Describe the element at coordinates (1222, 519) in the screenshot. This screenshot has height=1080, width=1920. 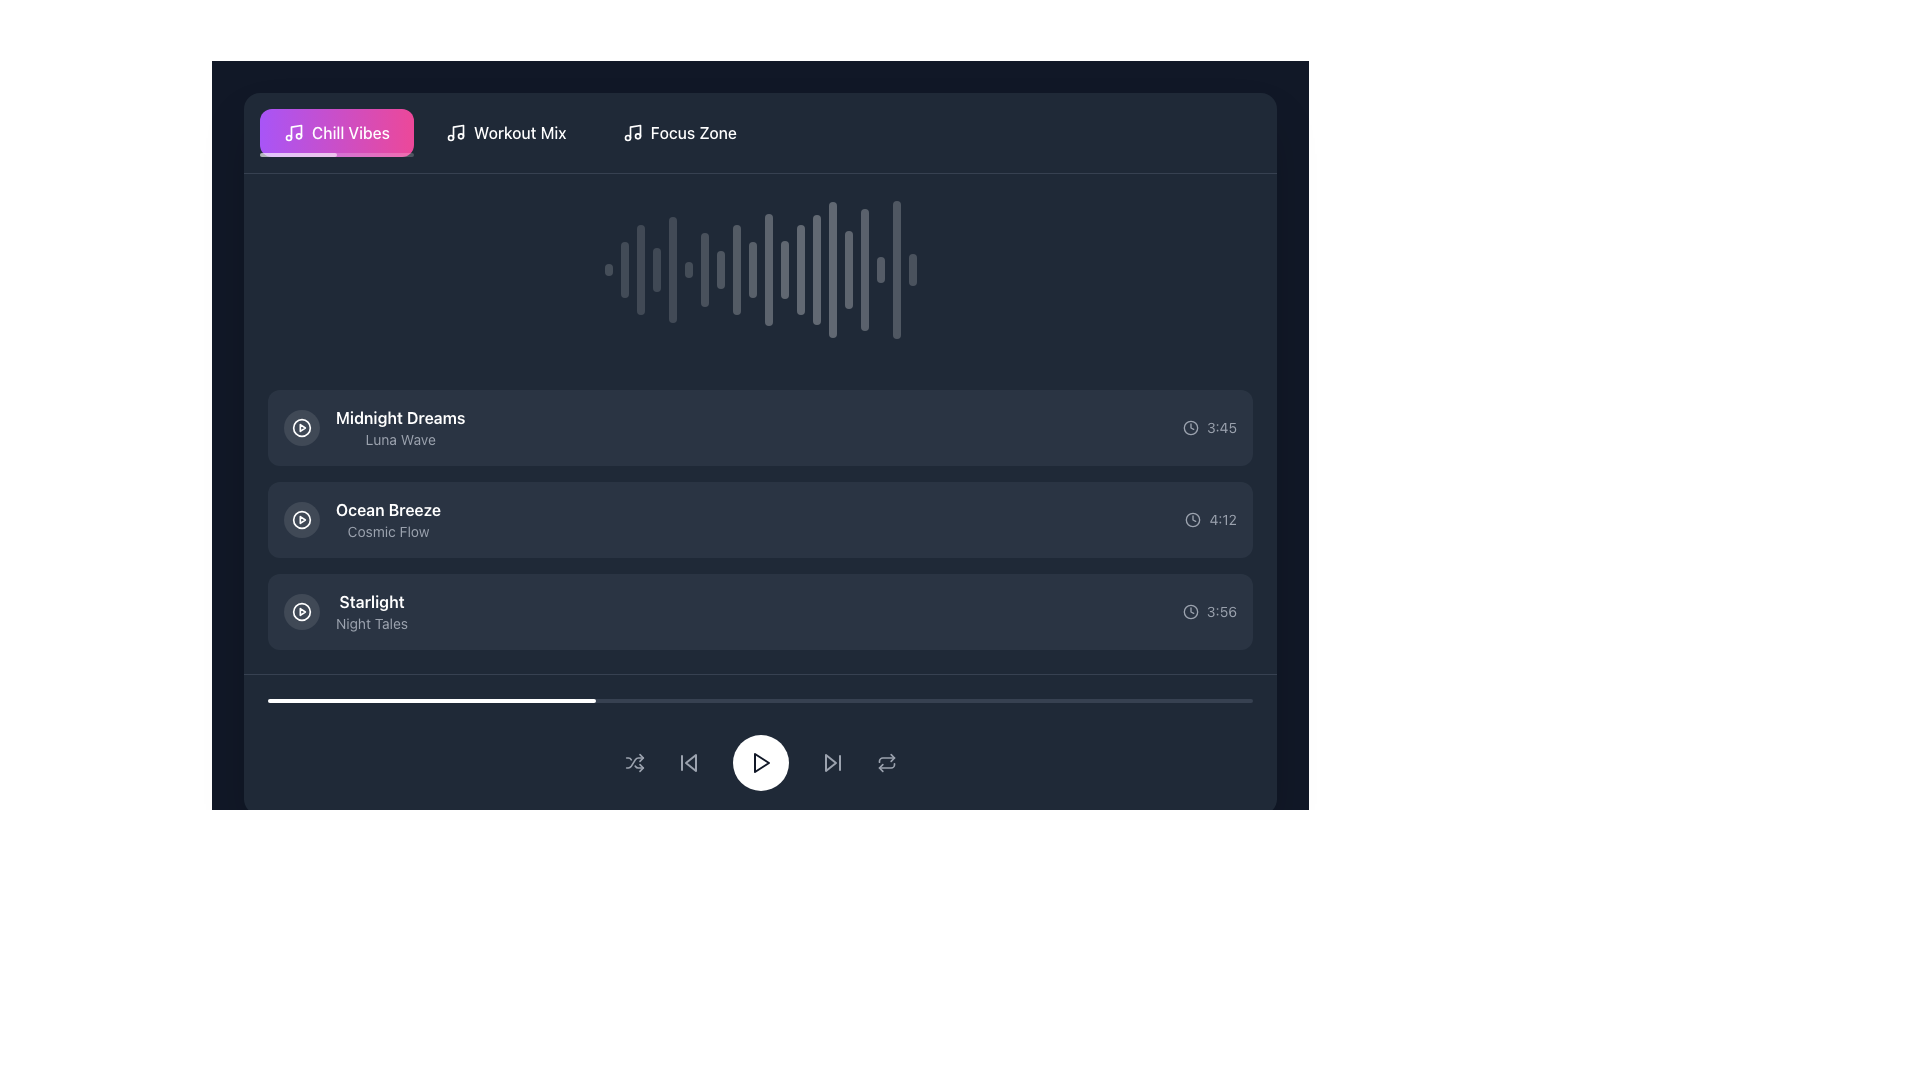
I see `the text label displaying the time '4:12', which is styled in a small, light gray font and located to the right of the track title 'Ocean Breeze' in the playlist interface` at that location.